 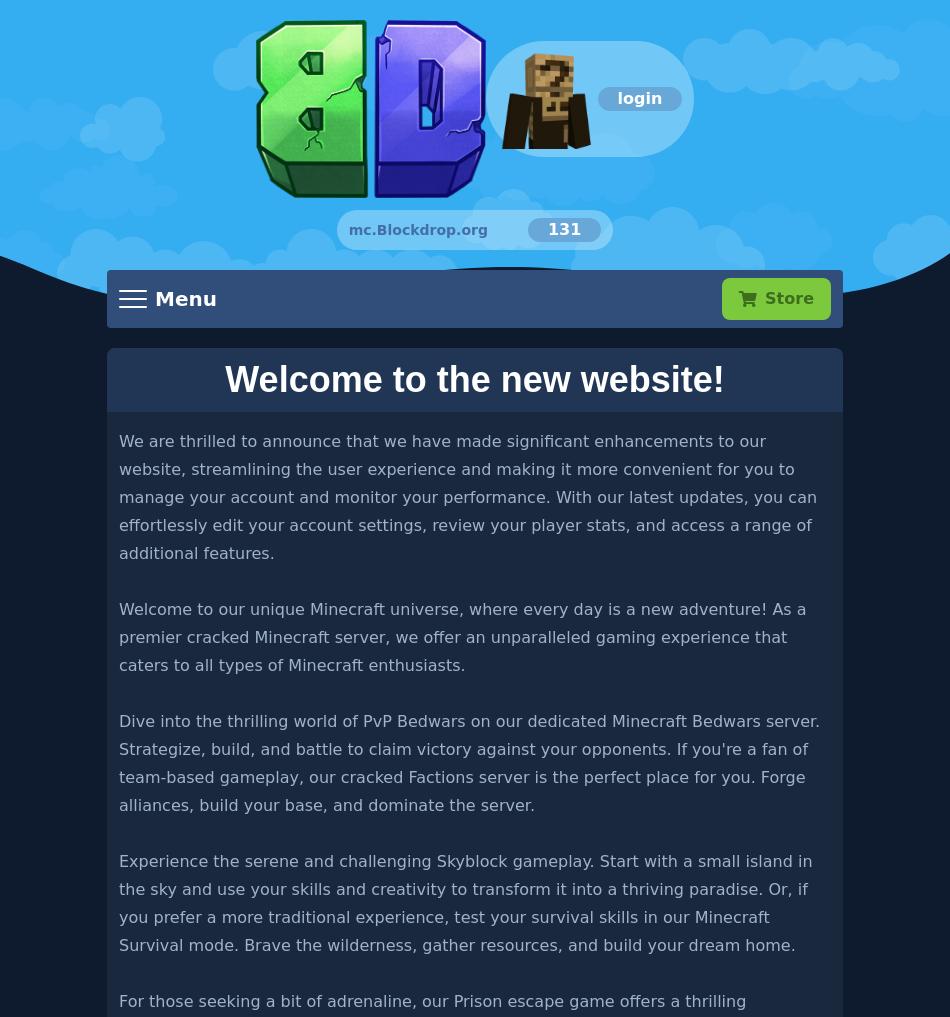 What do you see at coordinates (464, 902) in the screenshot?
I see `'Experience the serene and challenging Skyblock gameplay. Start with a small island in the sky and use your skills and creativity to transform it into a thriving paradise. Or, if you prefer a more traditional experience, test your survival skills in our Minecraft Survival mode. Brave the wilderness, gather resources, and build your dream home.'` at bounding box center [464, 902].